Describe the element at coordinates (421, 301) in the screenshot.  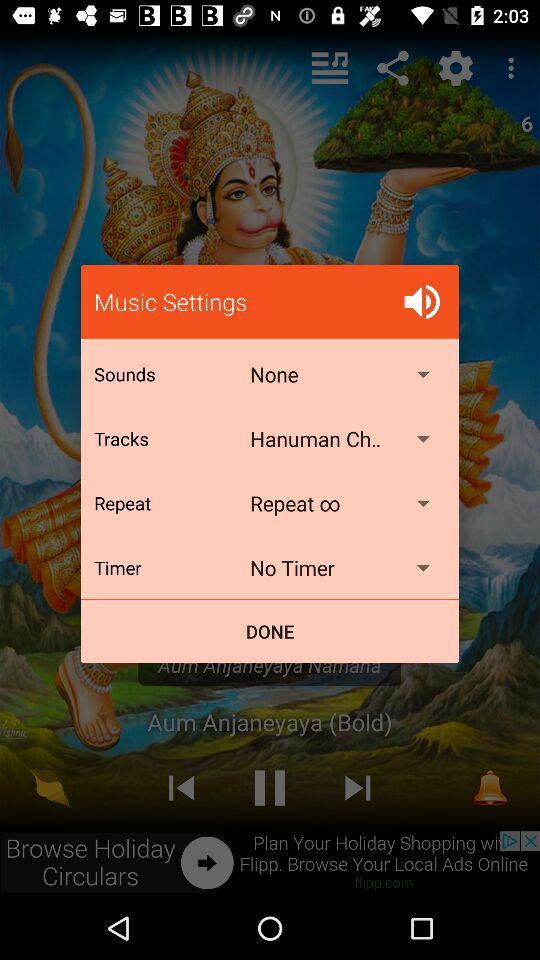
I see `icon at the top right corner` at that location.